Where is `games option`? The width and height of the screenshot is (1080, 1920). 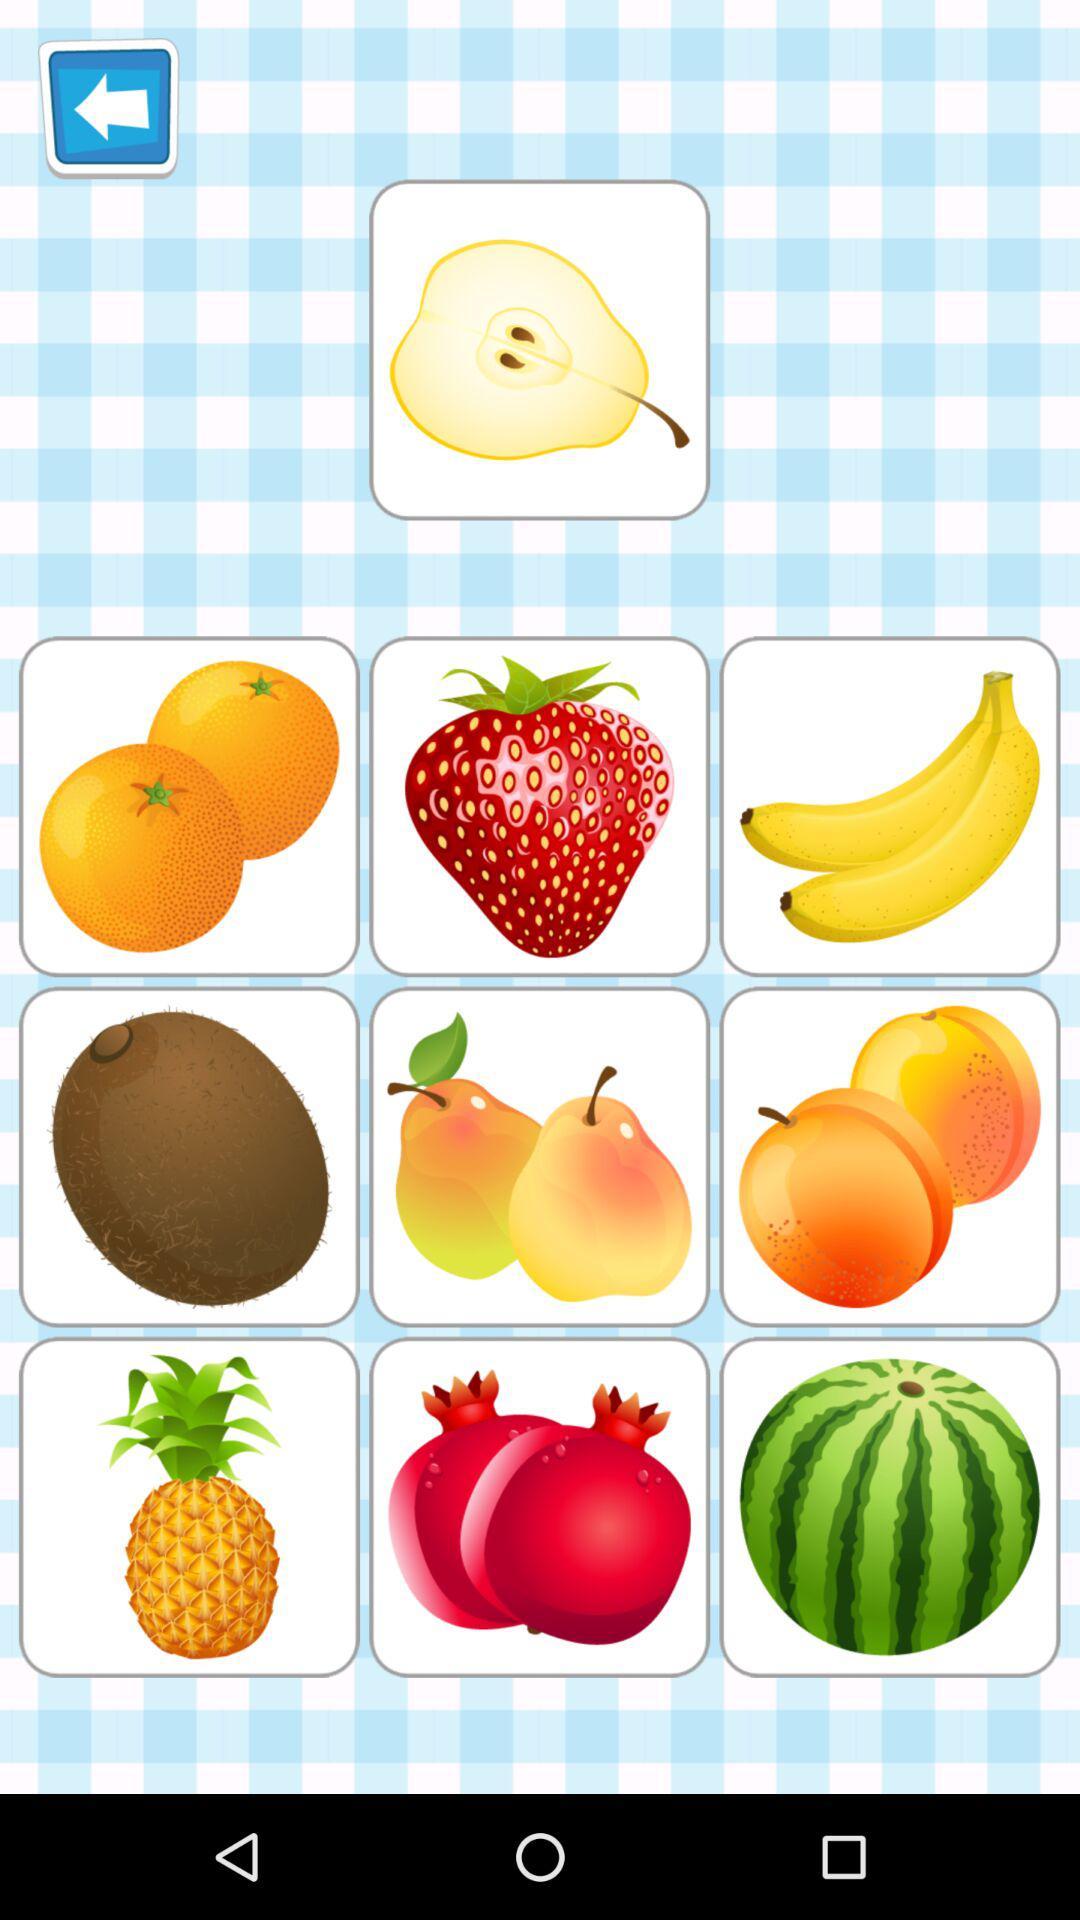
games option is located at coordinates (538, 349).